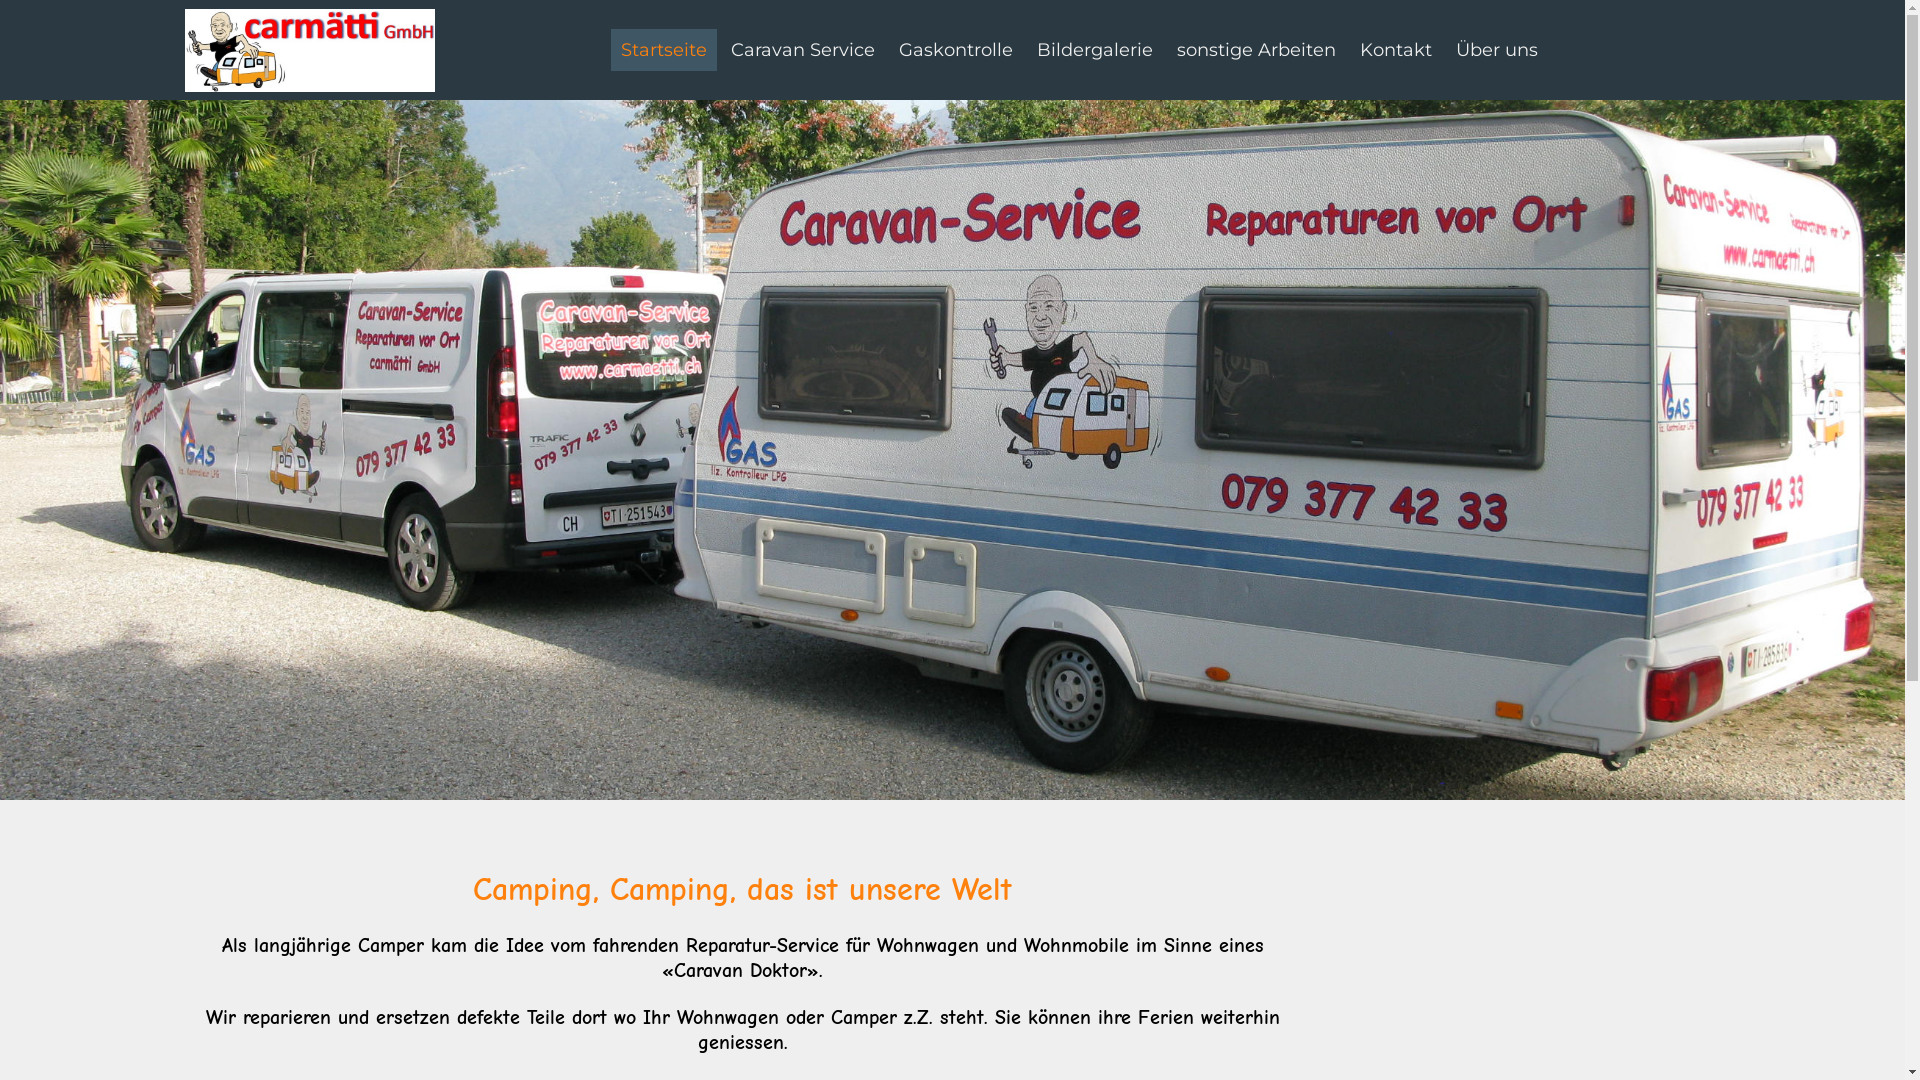 The width and height of the screenshot is (1920, 1080). I want to click on 'Caravan Service', so click(802, 49).